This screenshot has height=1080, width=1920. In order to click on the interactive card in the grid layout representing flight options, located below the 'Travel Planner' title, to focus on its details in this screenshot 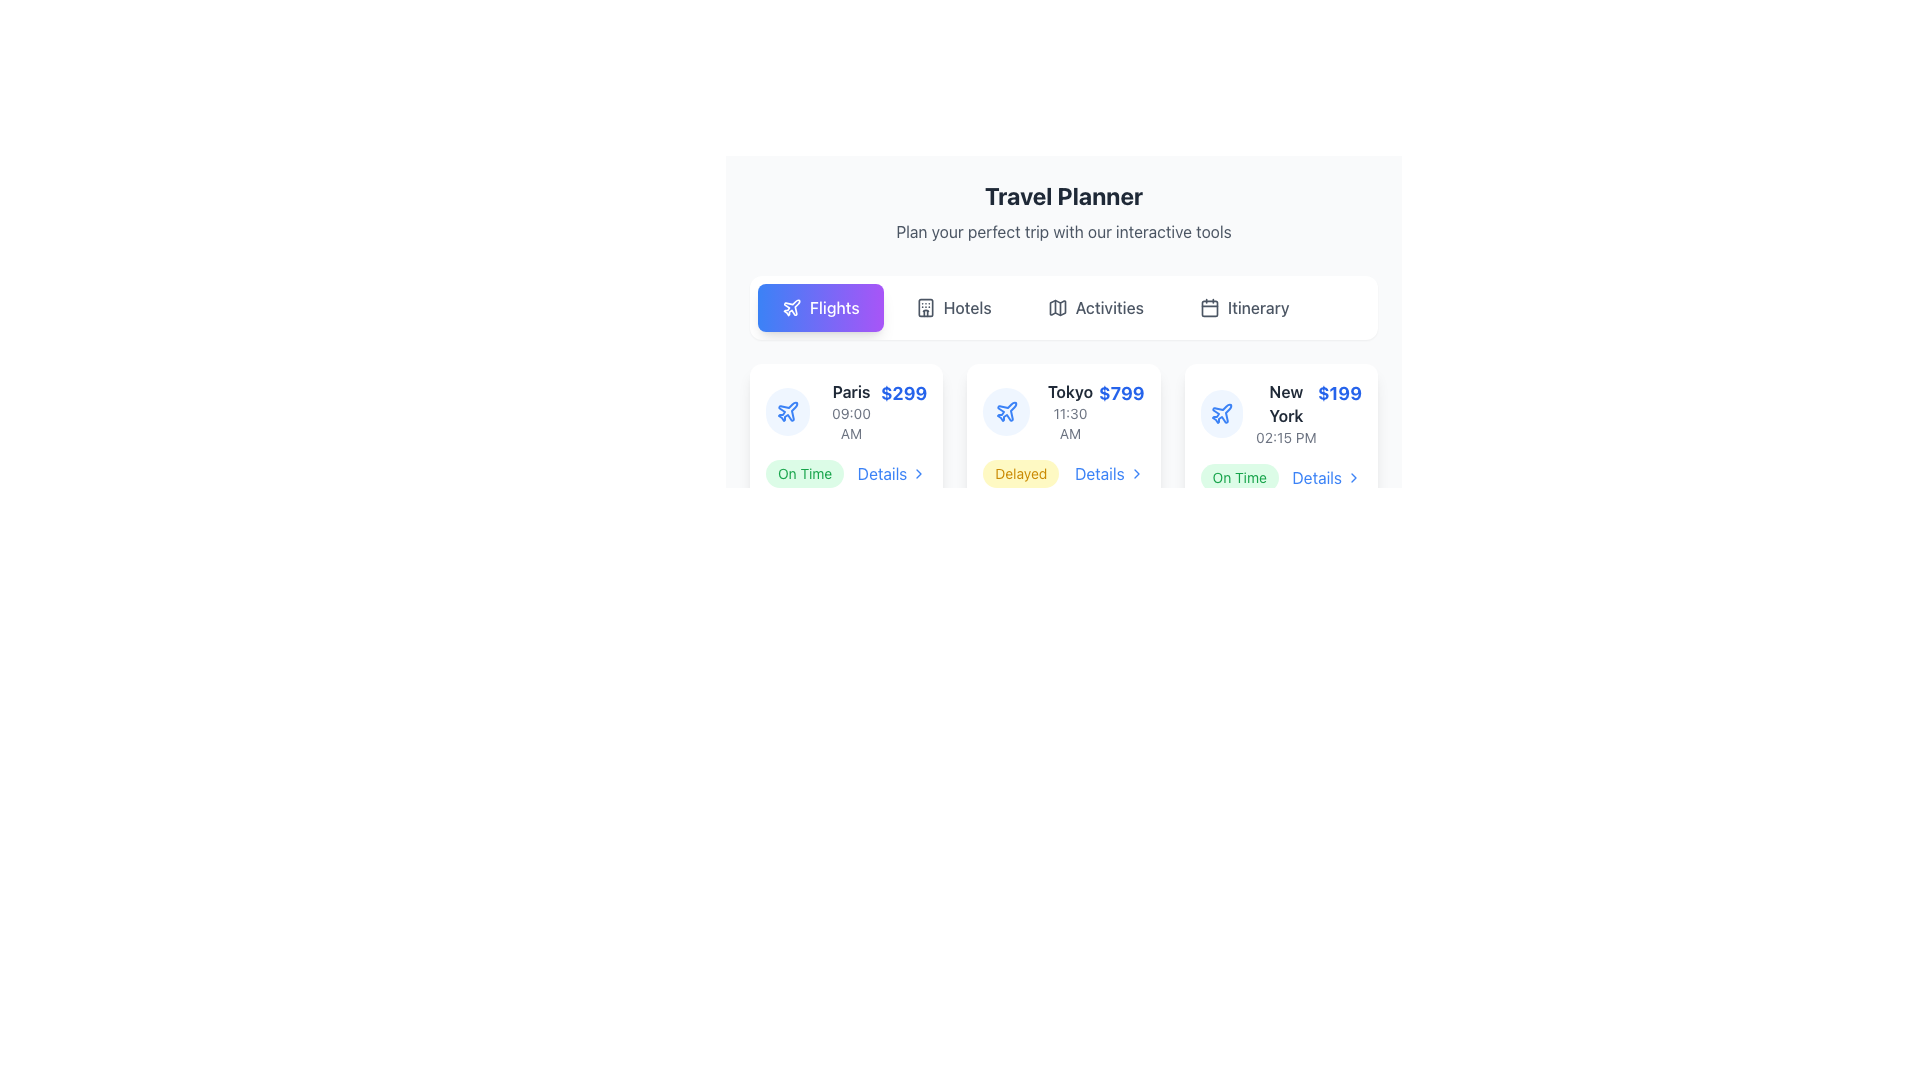, I will do `click(1063, 434)`.